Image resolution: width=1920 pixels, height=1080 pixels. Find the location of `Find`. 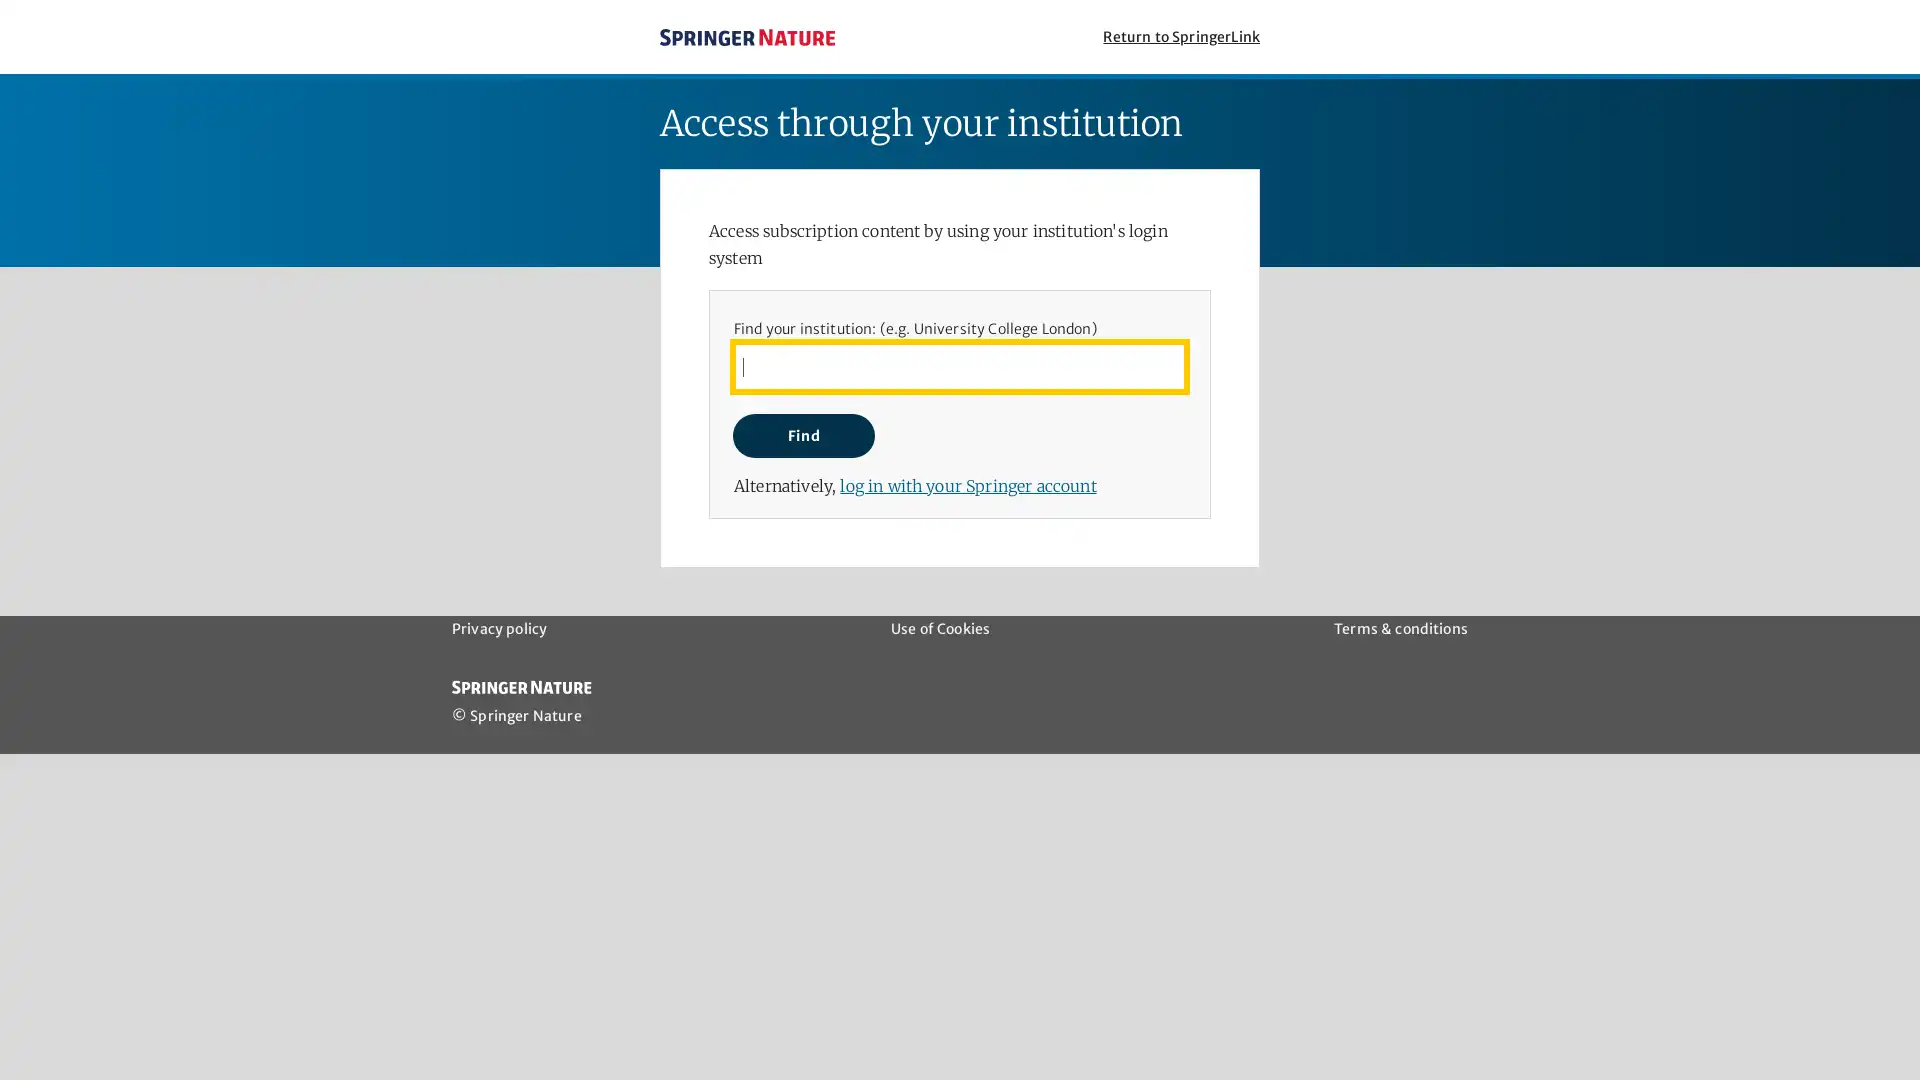

Find is located at coordinates (803, 434).